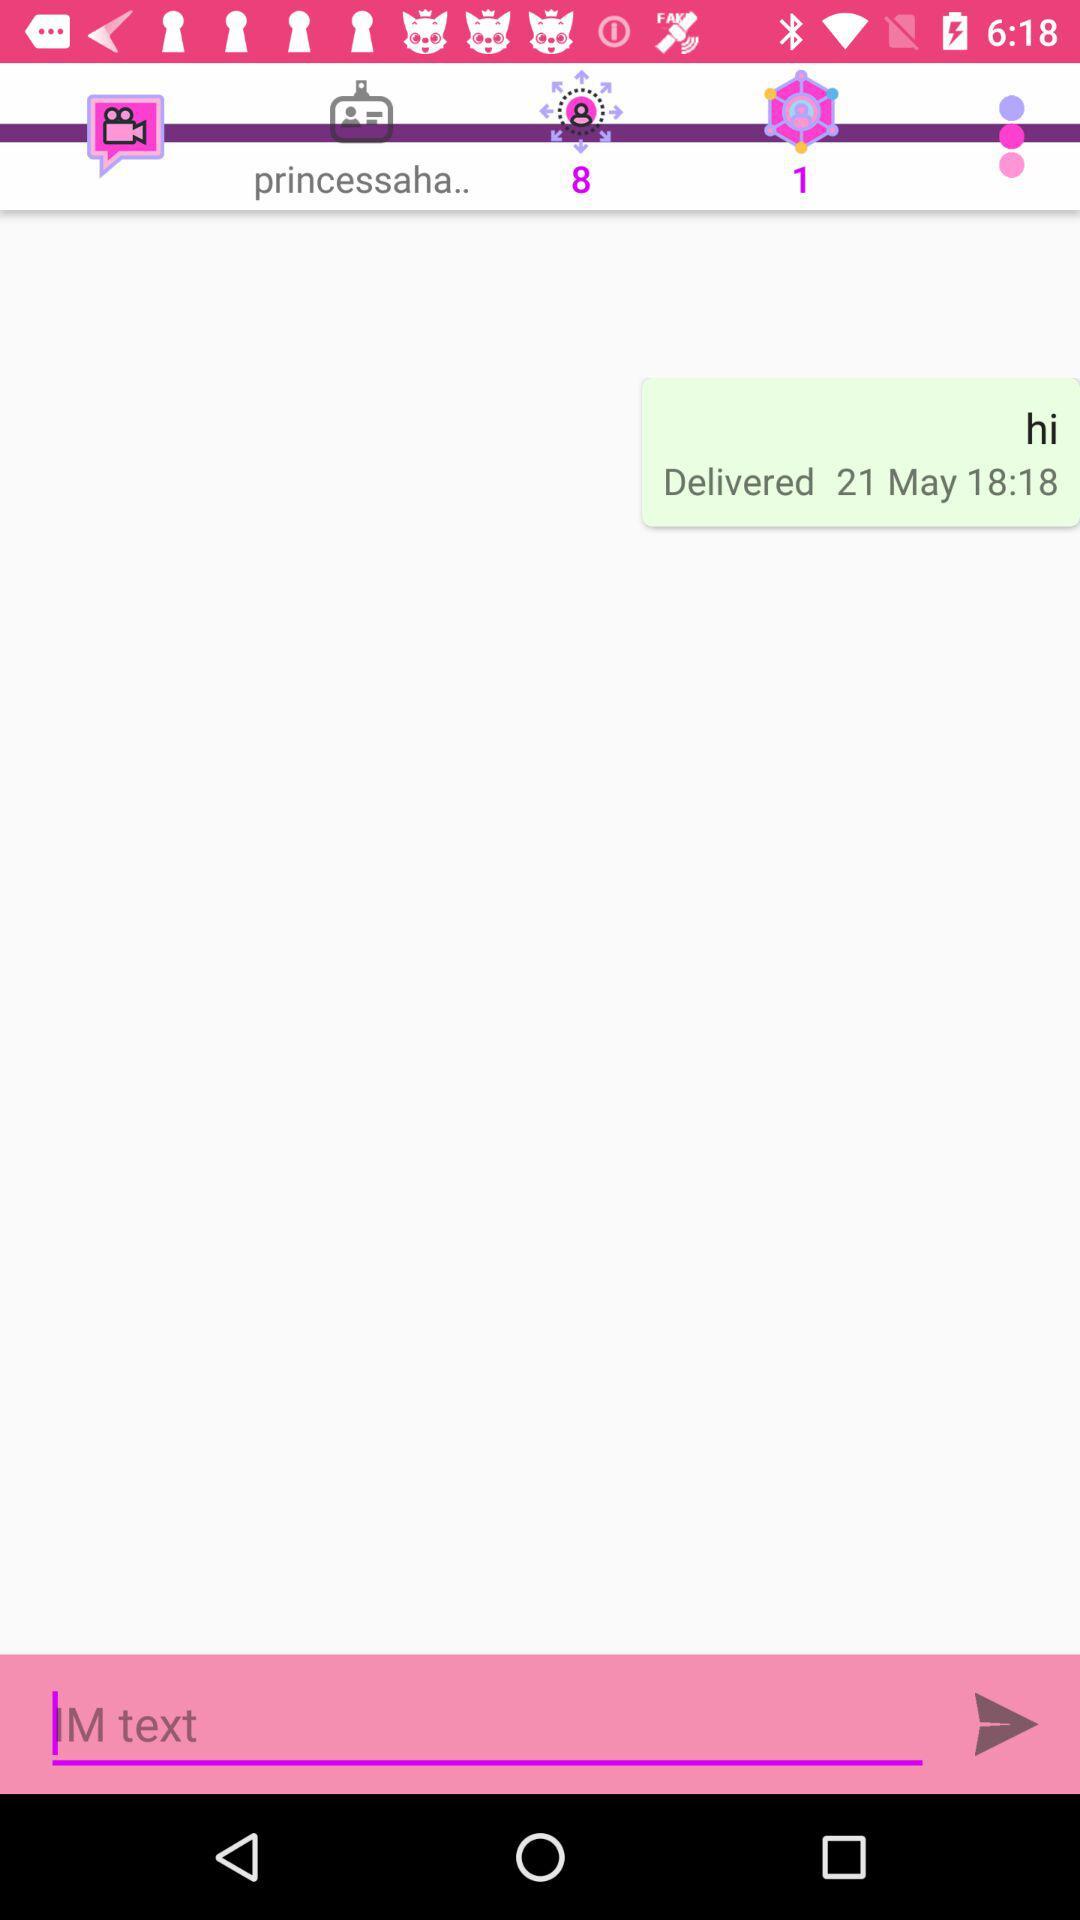 The height and width of the screenshot is (1920, 1080). Describe the element at coordinates (1006, 1723) in the screenshot. I see `next page` at that location.